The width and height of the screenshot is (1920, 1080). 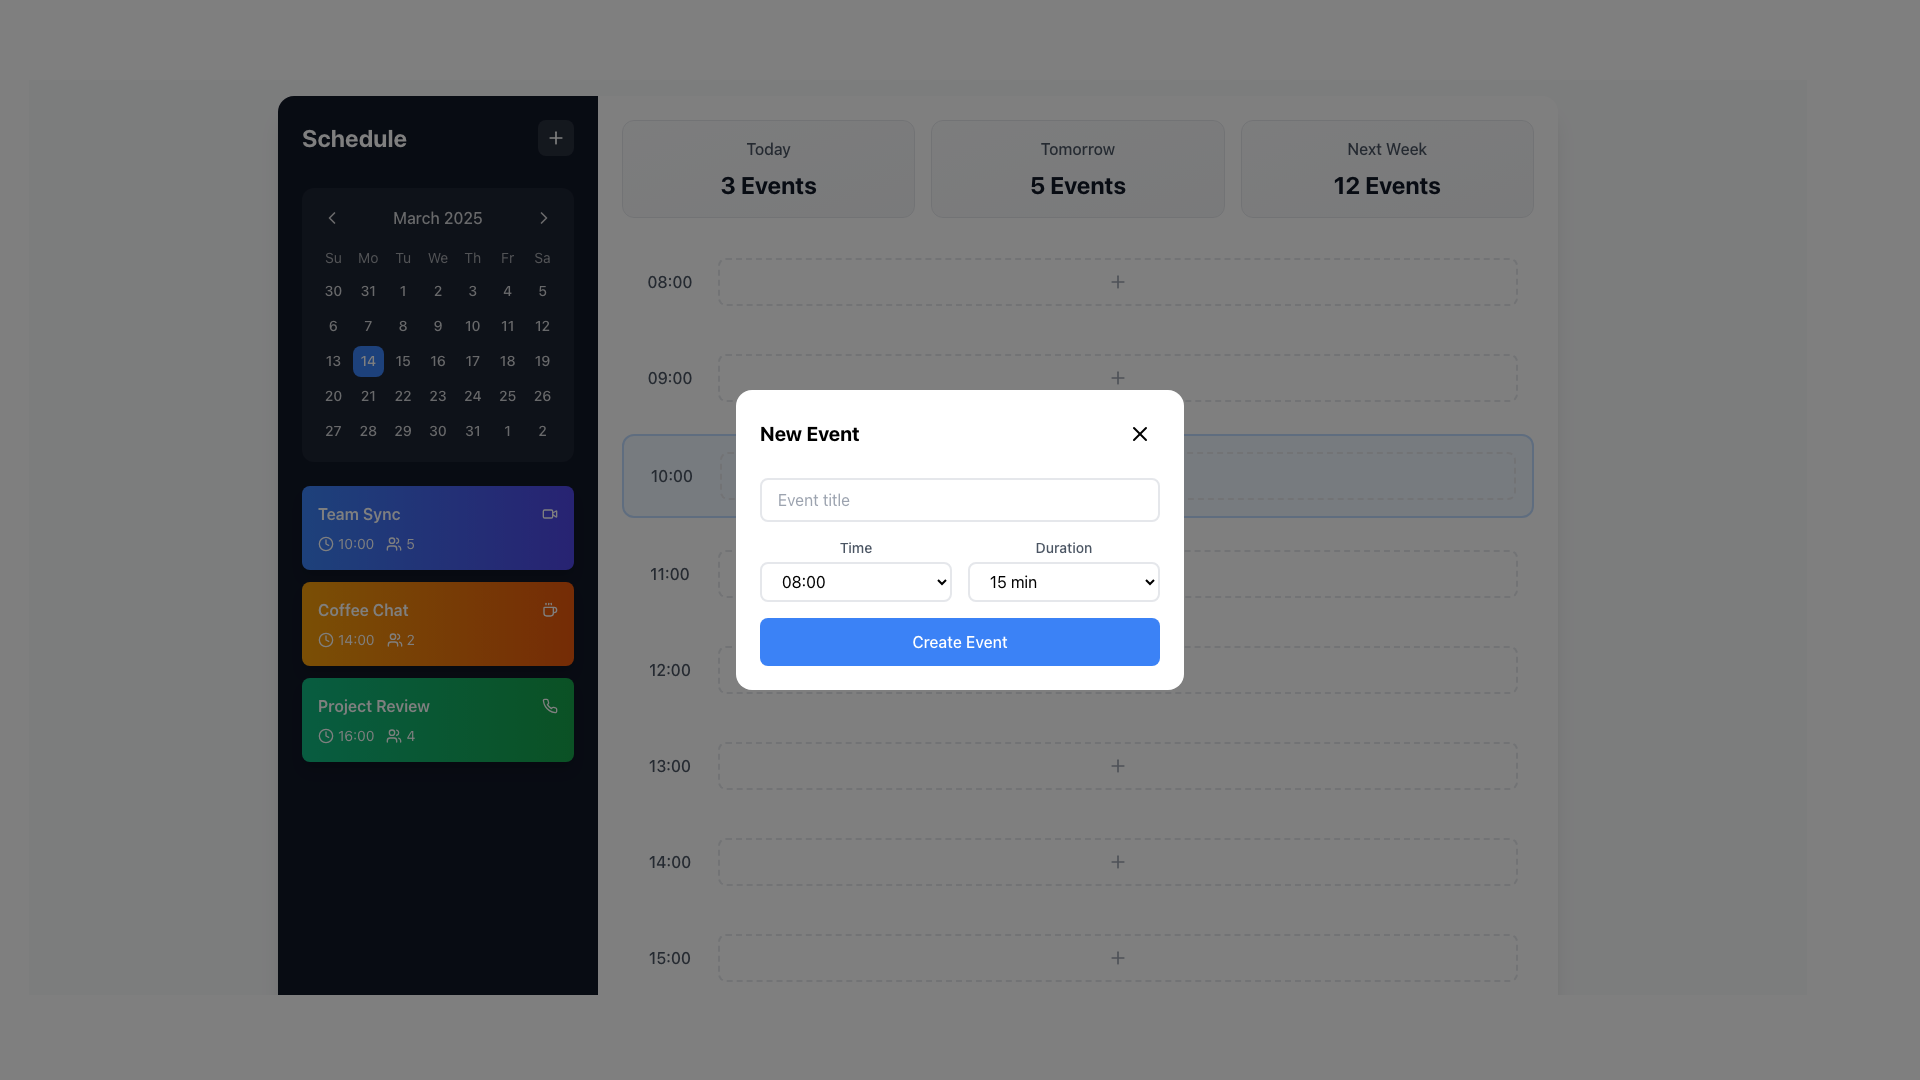 I want to click on the button representing the 20th day, so click(x=333, y=396).